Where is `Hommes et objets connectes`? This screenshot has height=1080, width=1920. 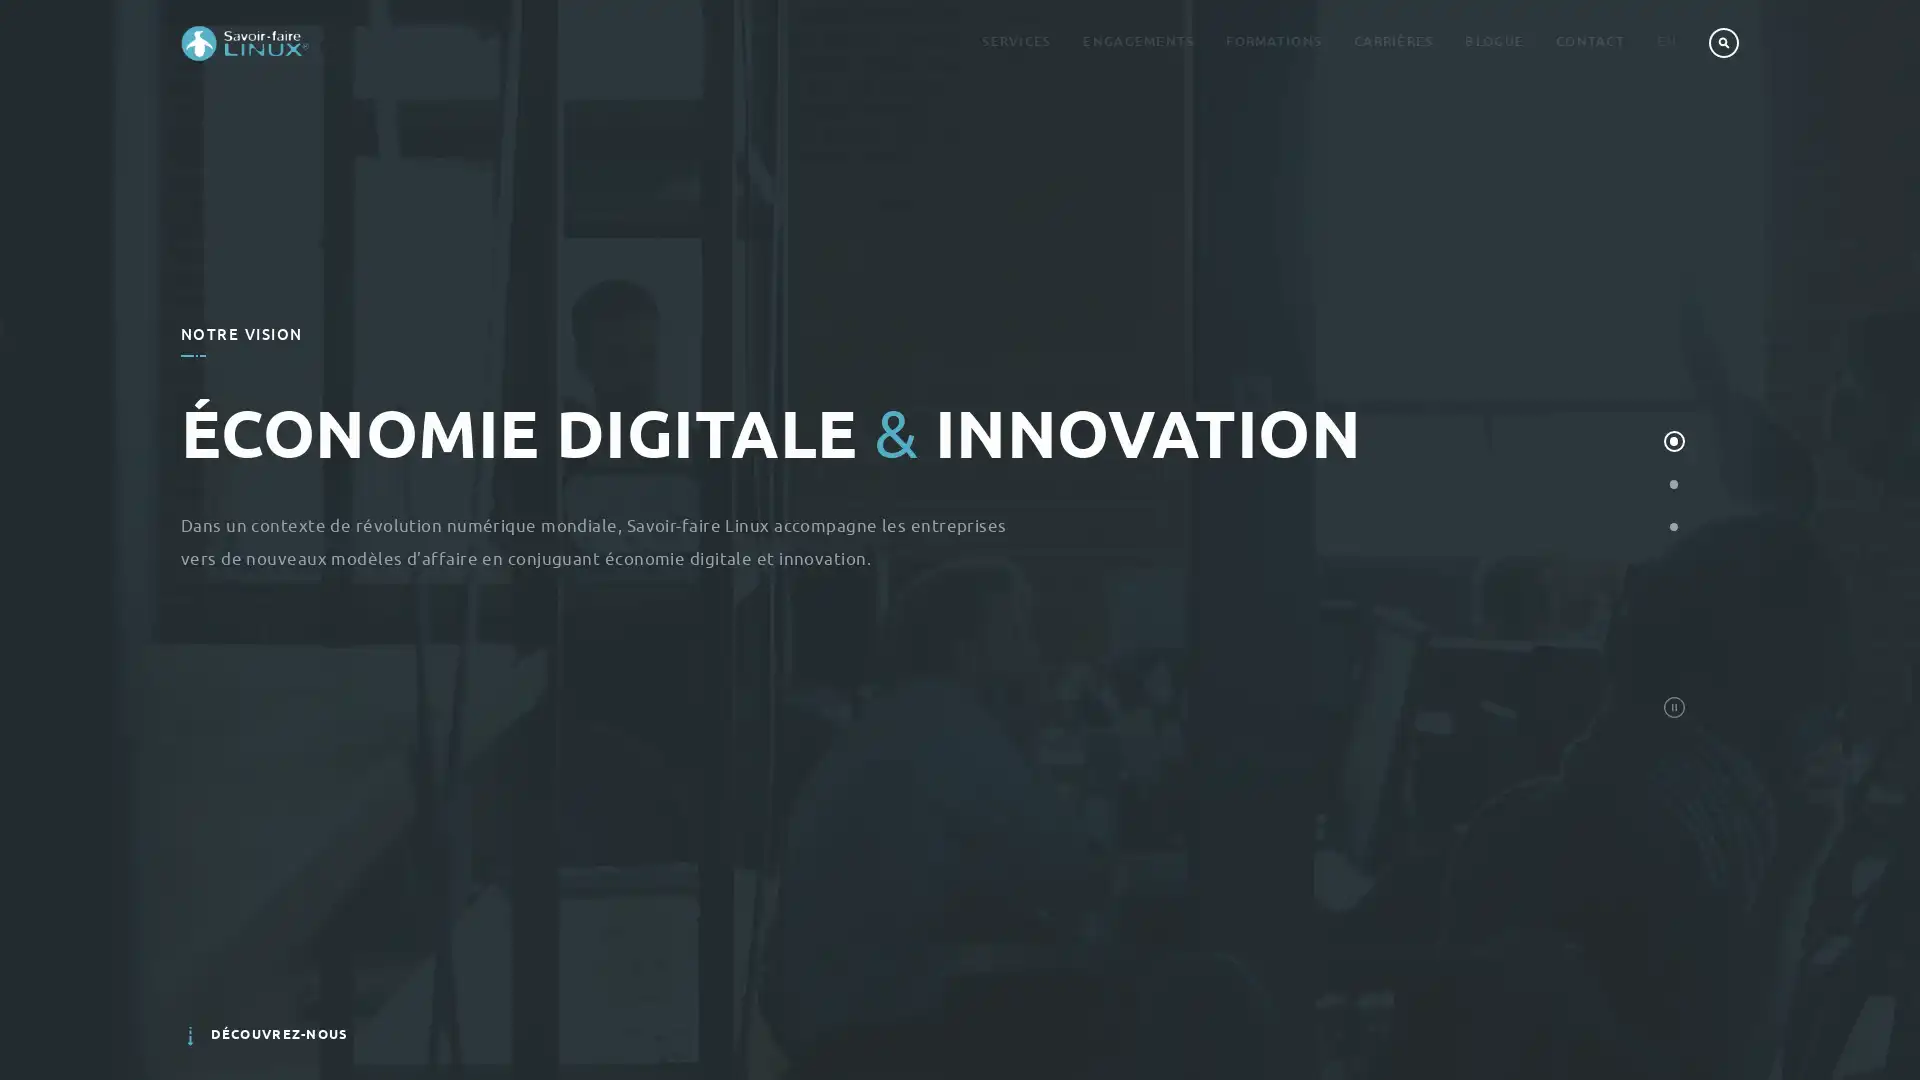
Hommes et objets connectes is located at coordinates (1673, 483).